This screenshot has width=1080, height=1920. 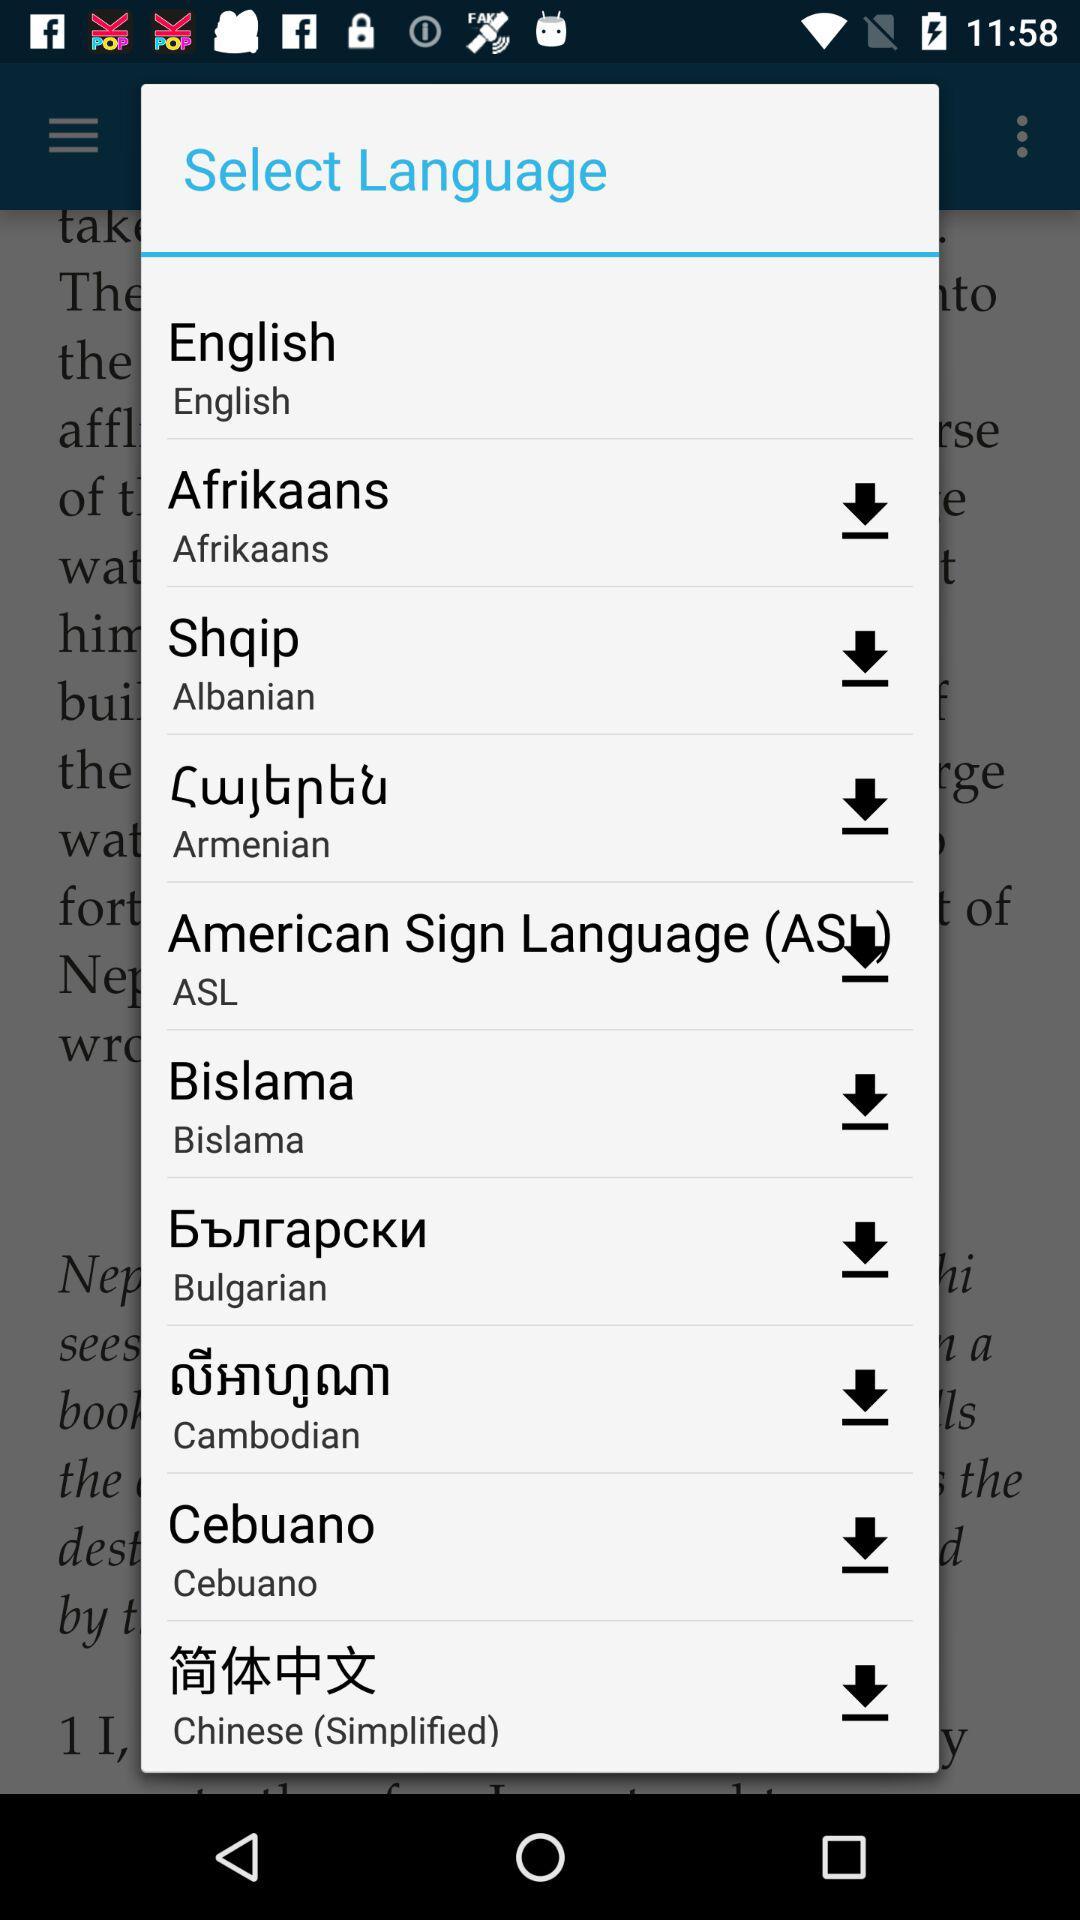 What do you see at coordinates (540, 849) in the screenshot?
I see `the armenian app` at bounding box center [540, 849].